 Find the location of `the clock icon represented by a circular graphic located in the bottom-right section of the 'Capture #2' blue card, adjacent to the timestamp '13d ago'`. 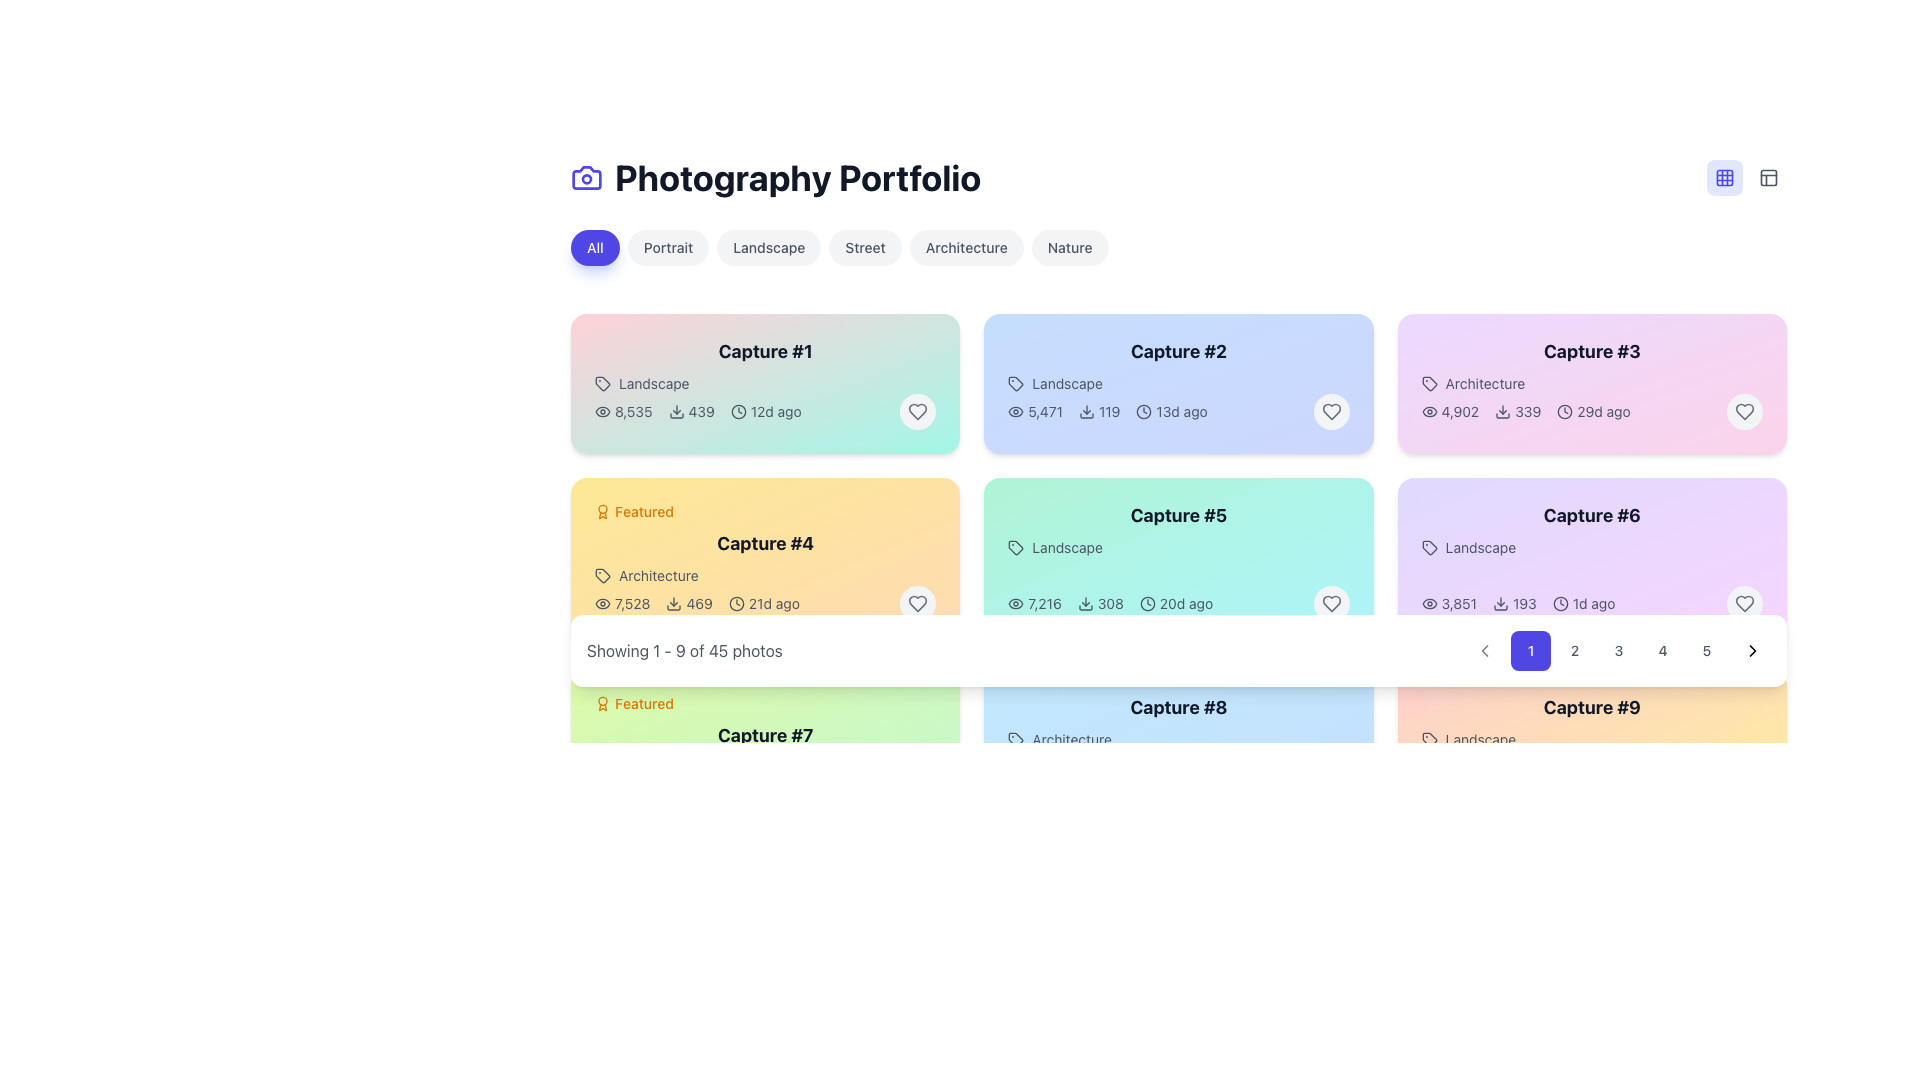

the clock icon represented by a circular graphic located in the bottom-right section of the 'Capture #2' blue card, adjacent to the timestamp '13d ago' is located at coordinates (1144, 411).